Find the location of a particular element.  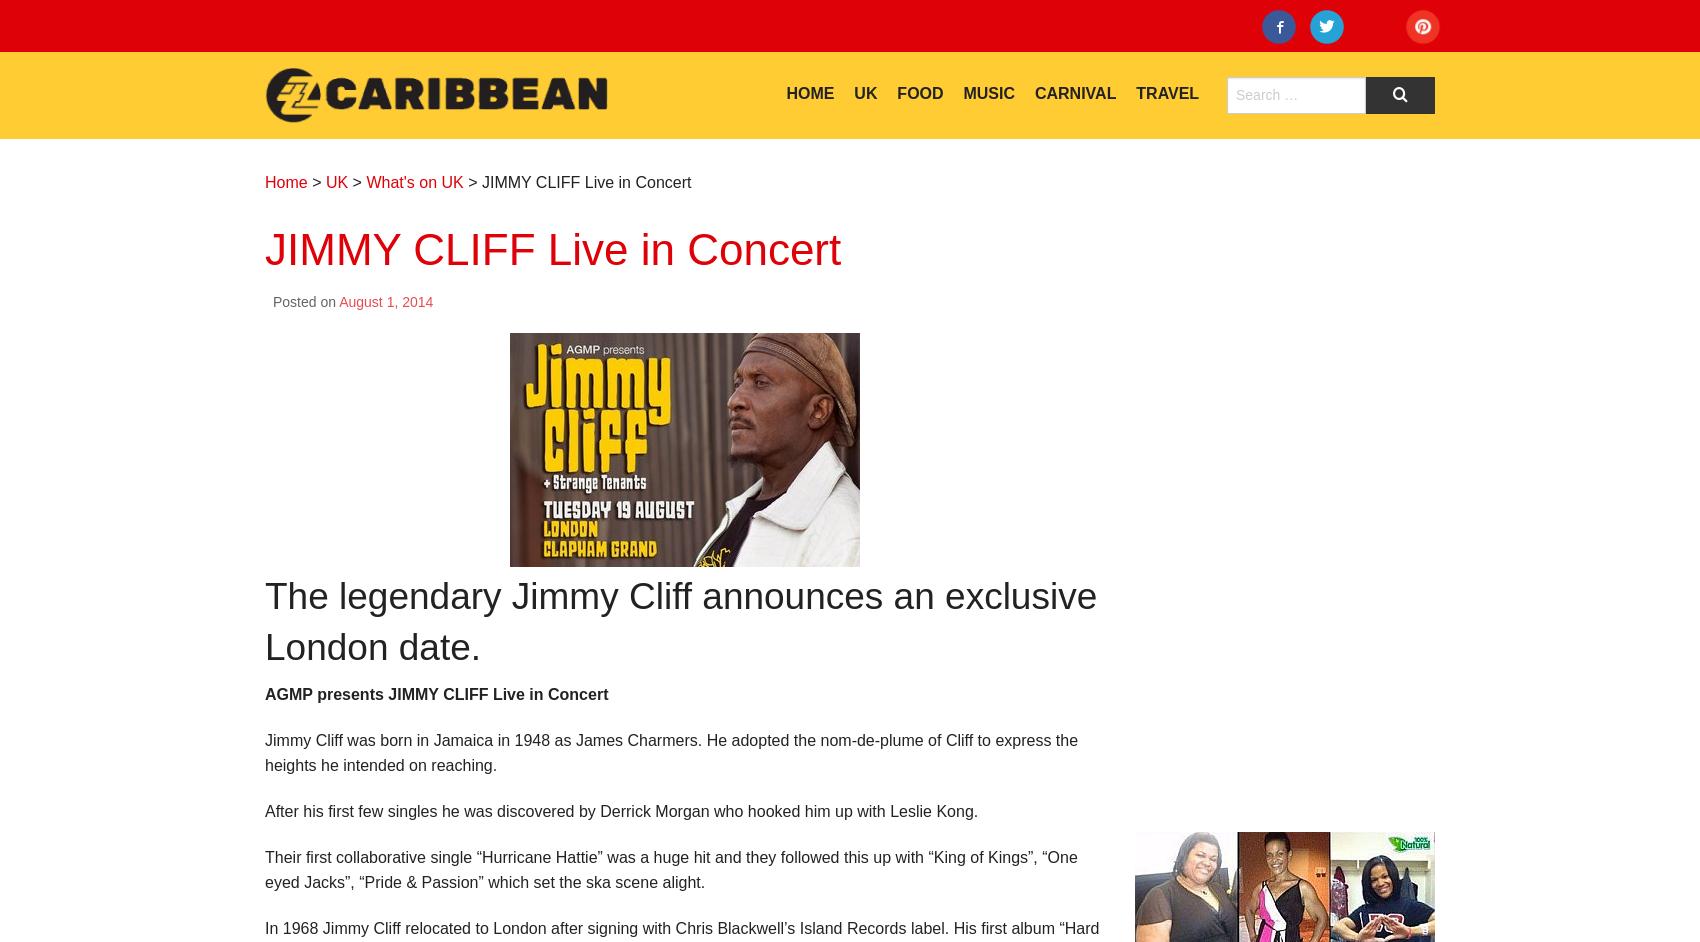

'Posted on' is located at coordinates (306, 302).